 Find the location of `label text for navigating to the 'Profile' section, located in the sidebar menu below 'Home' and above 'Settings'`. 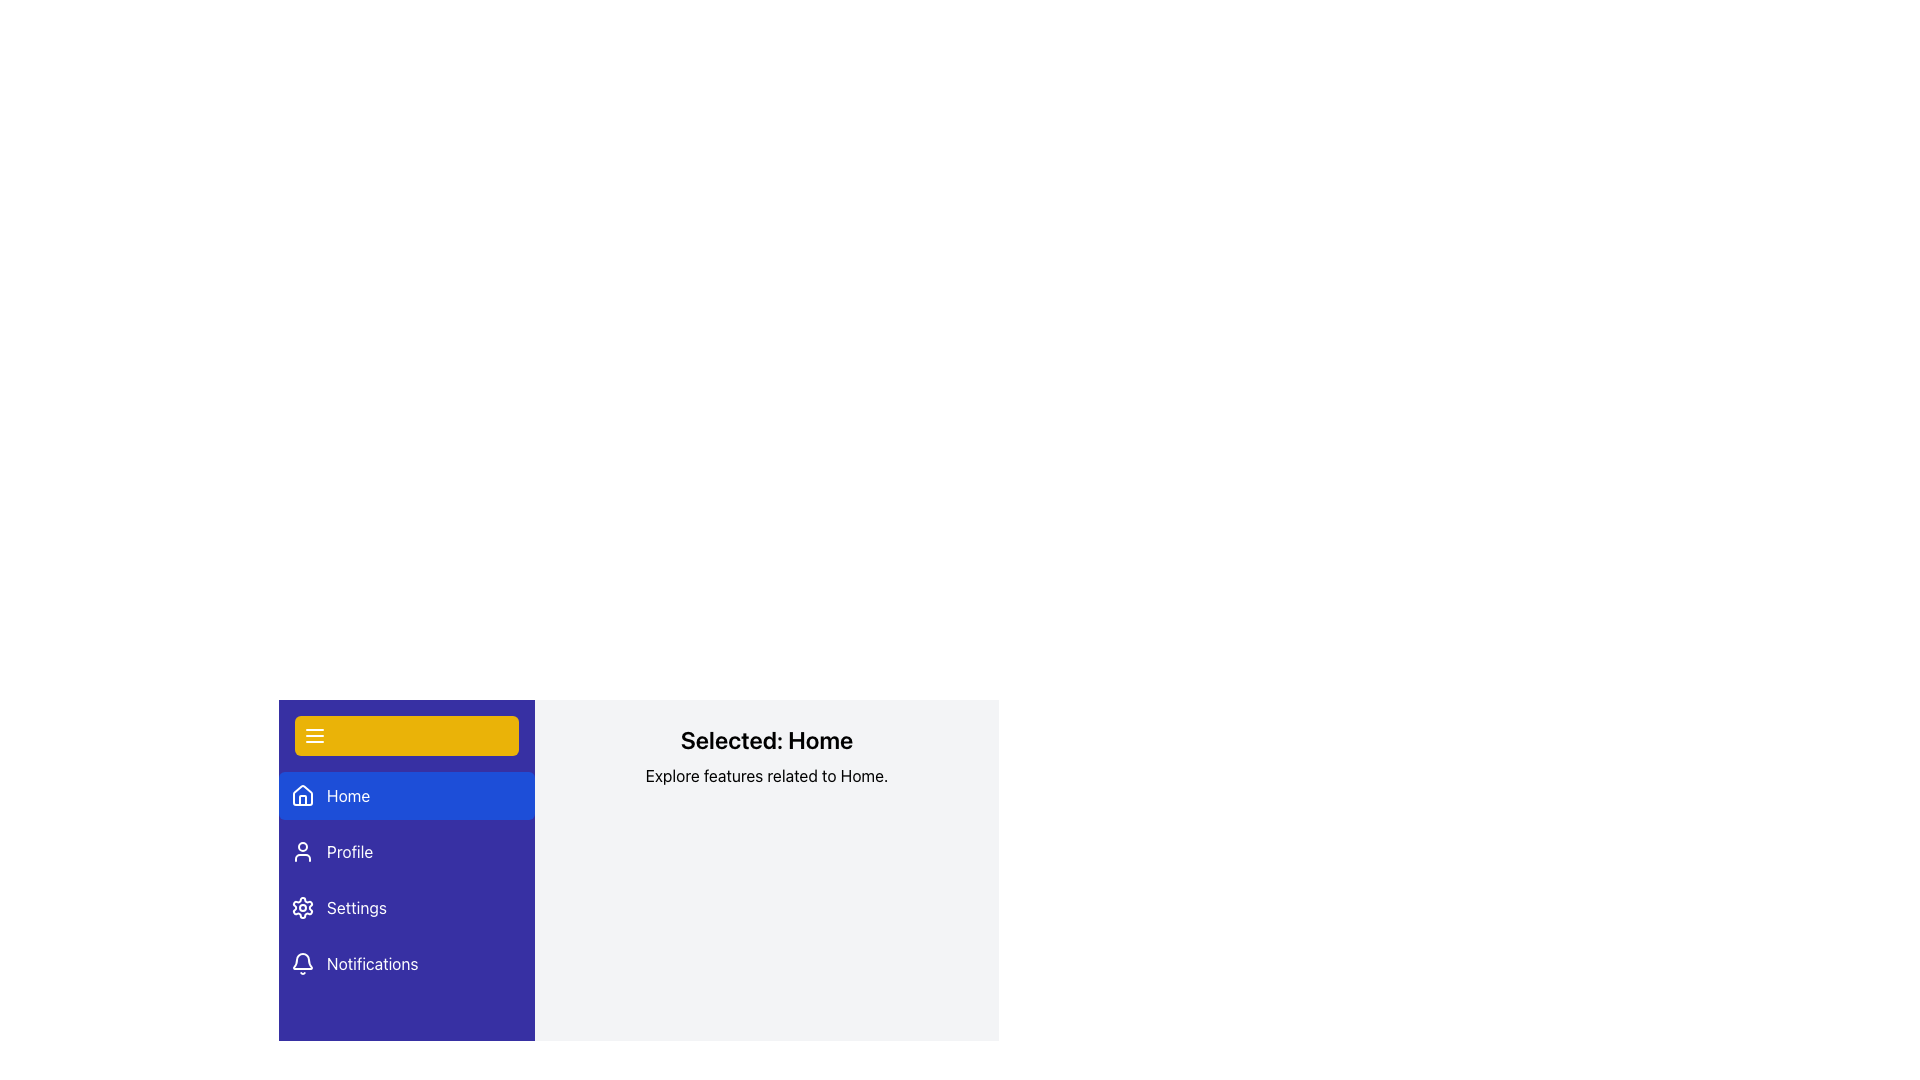

label text for navigating to the 'Profile' section, located in the sidebar menu below 'Home' and above 'Settings' is located at coordinates (350, 852).